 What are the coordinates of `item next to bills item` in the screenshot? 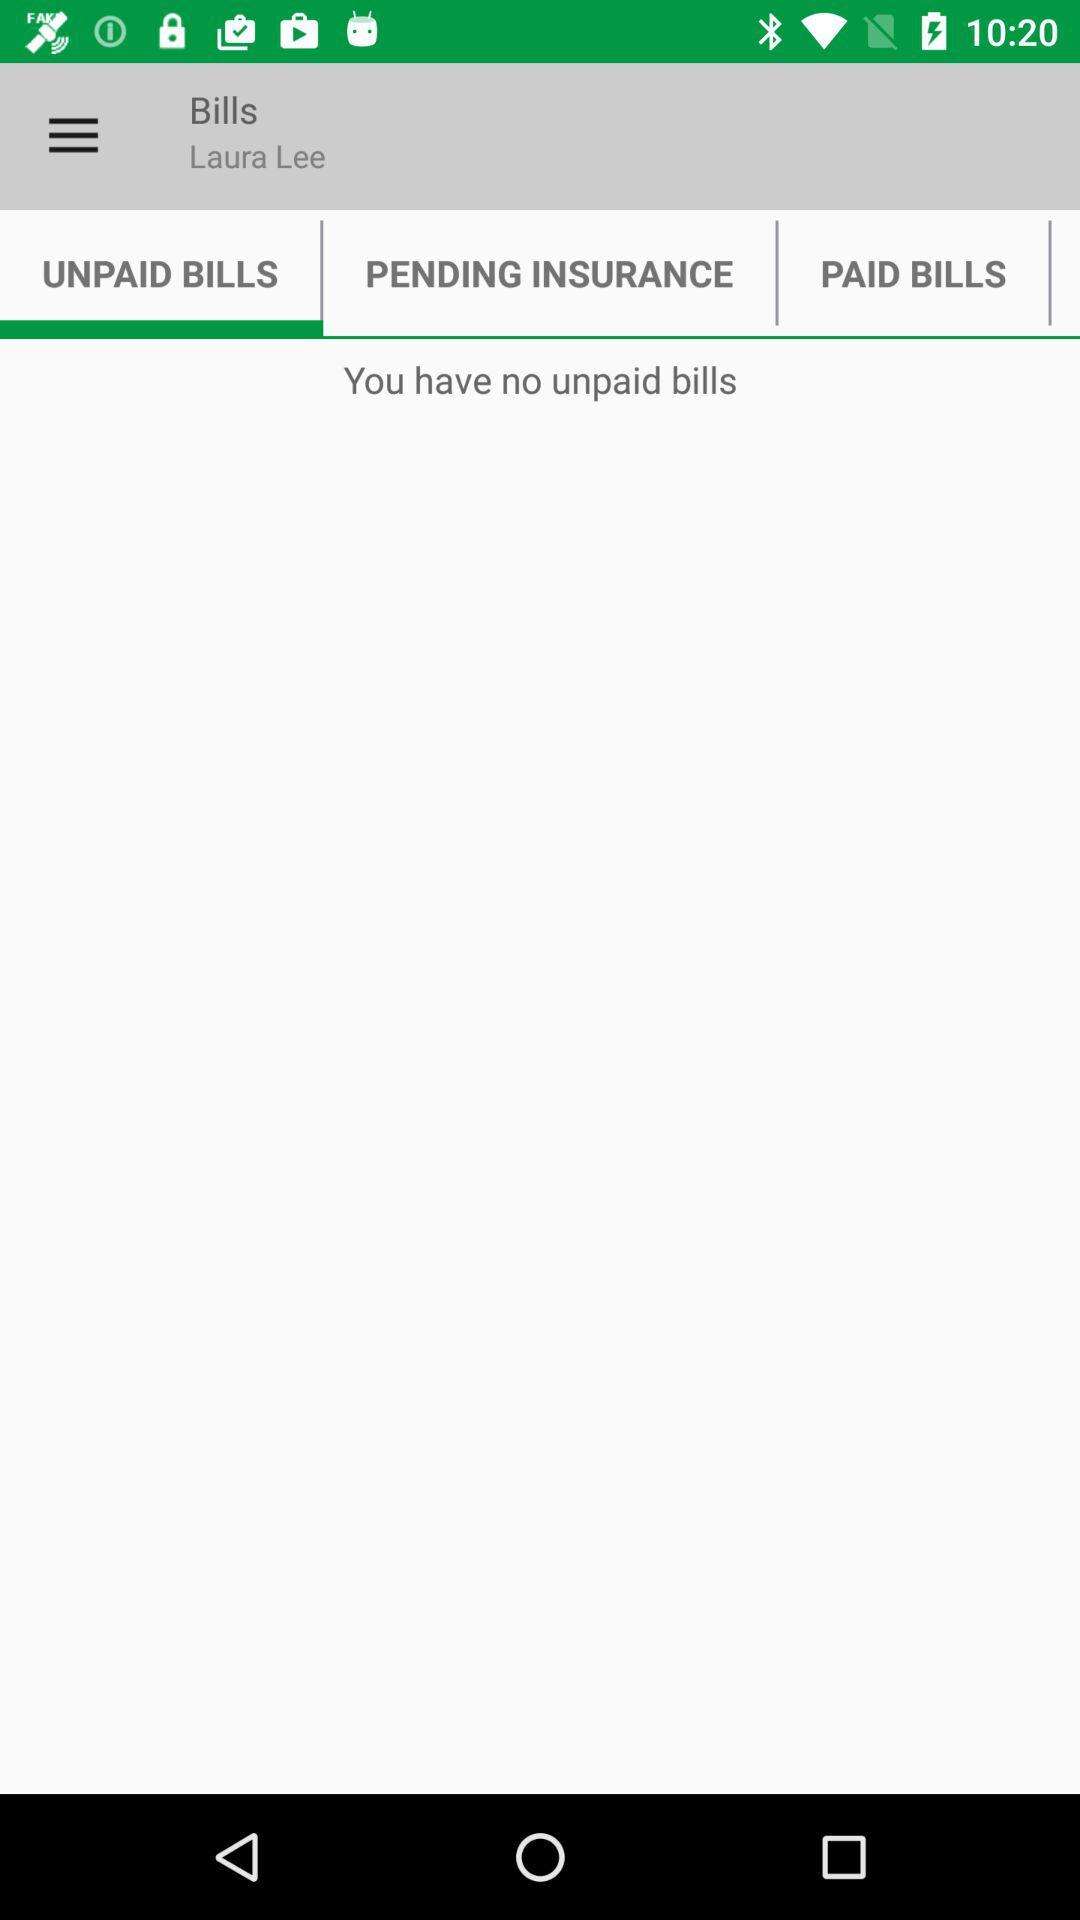 It's located at (72, 135).